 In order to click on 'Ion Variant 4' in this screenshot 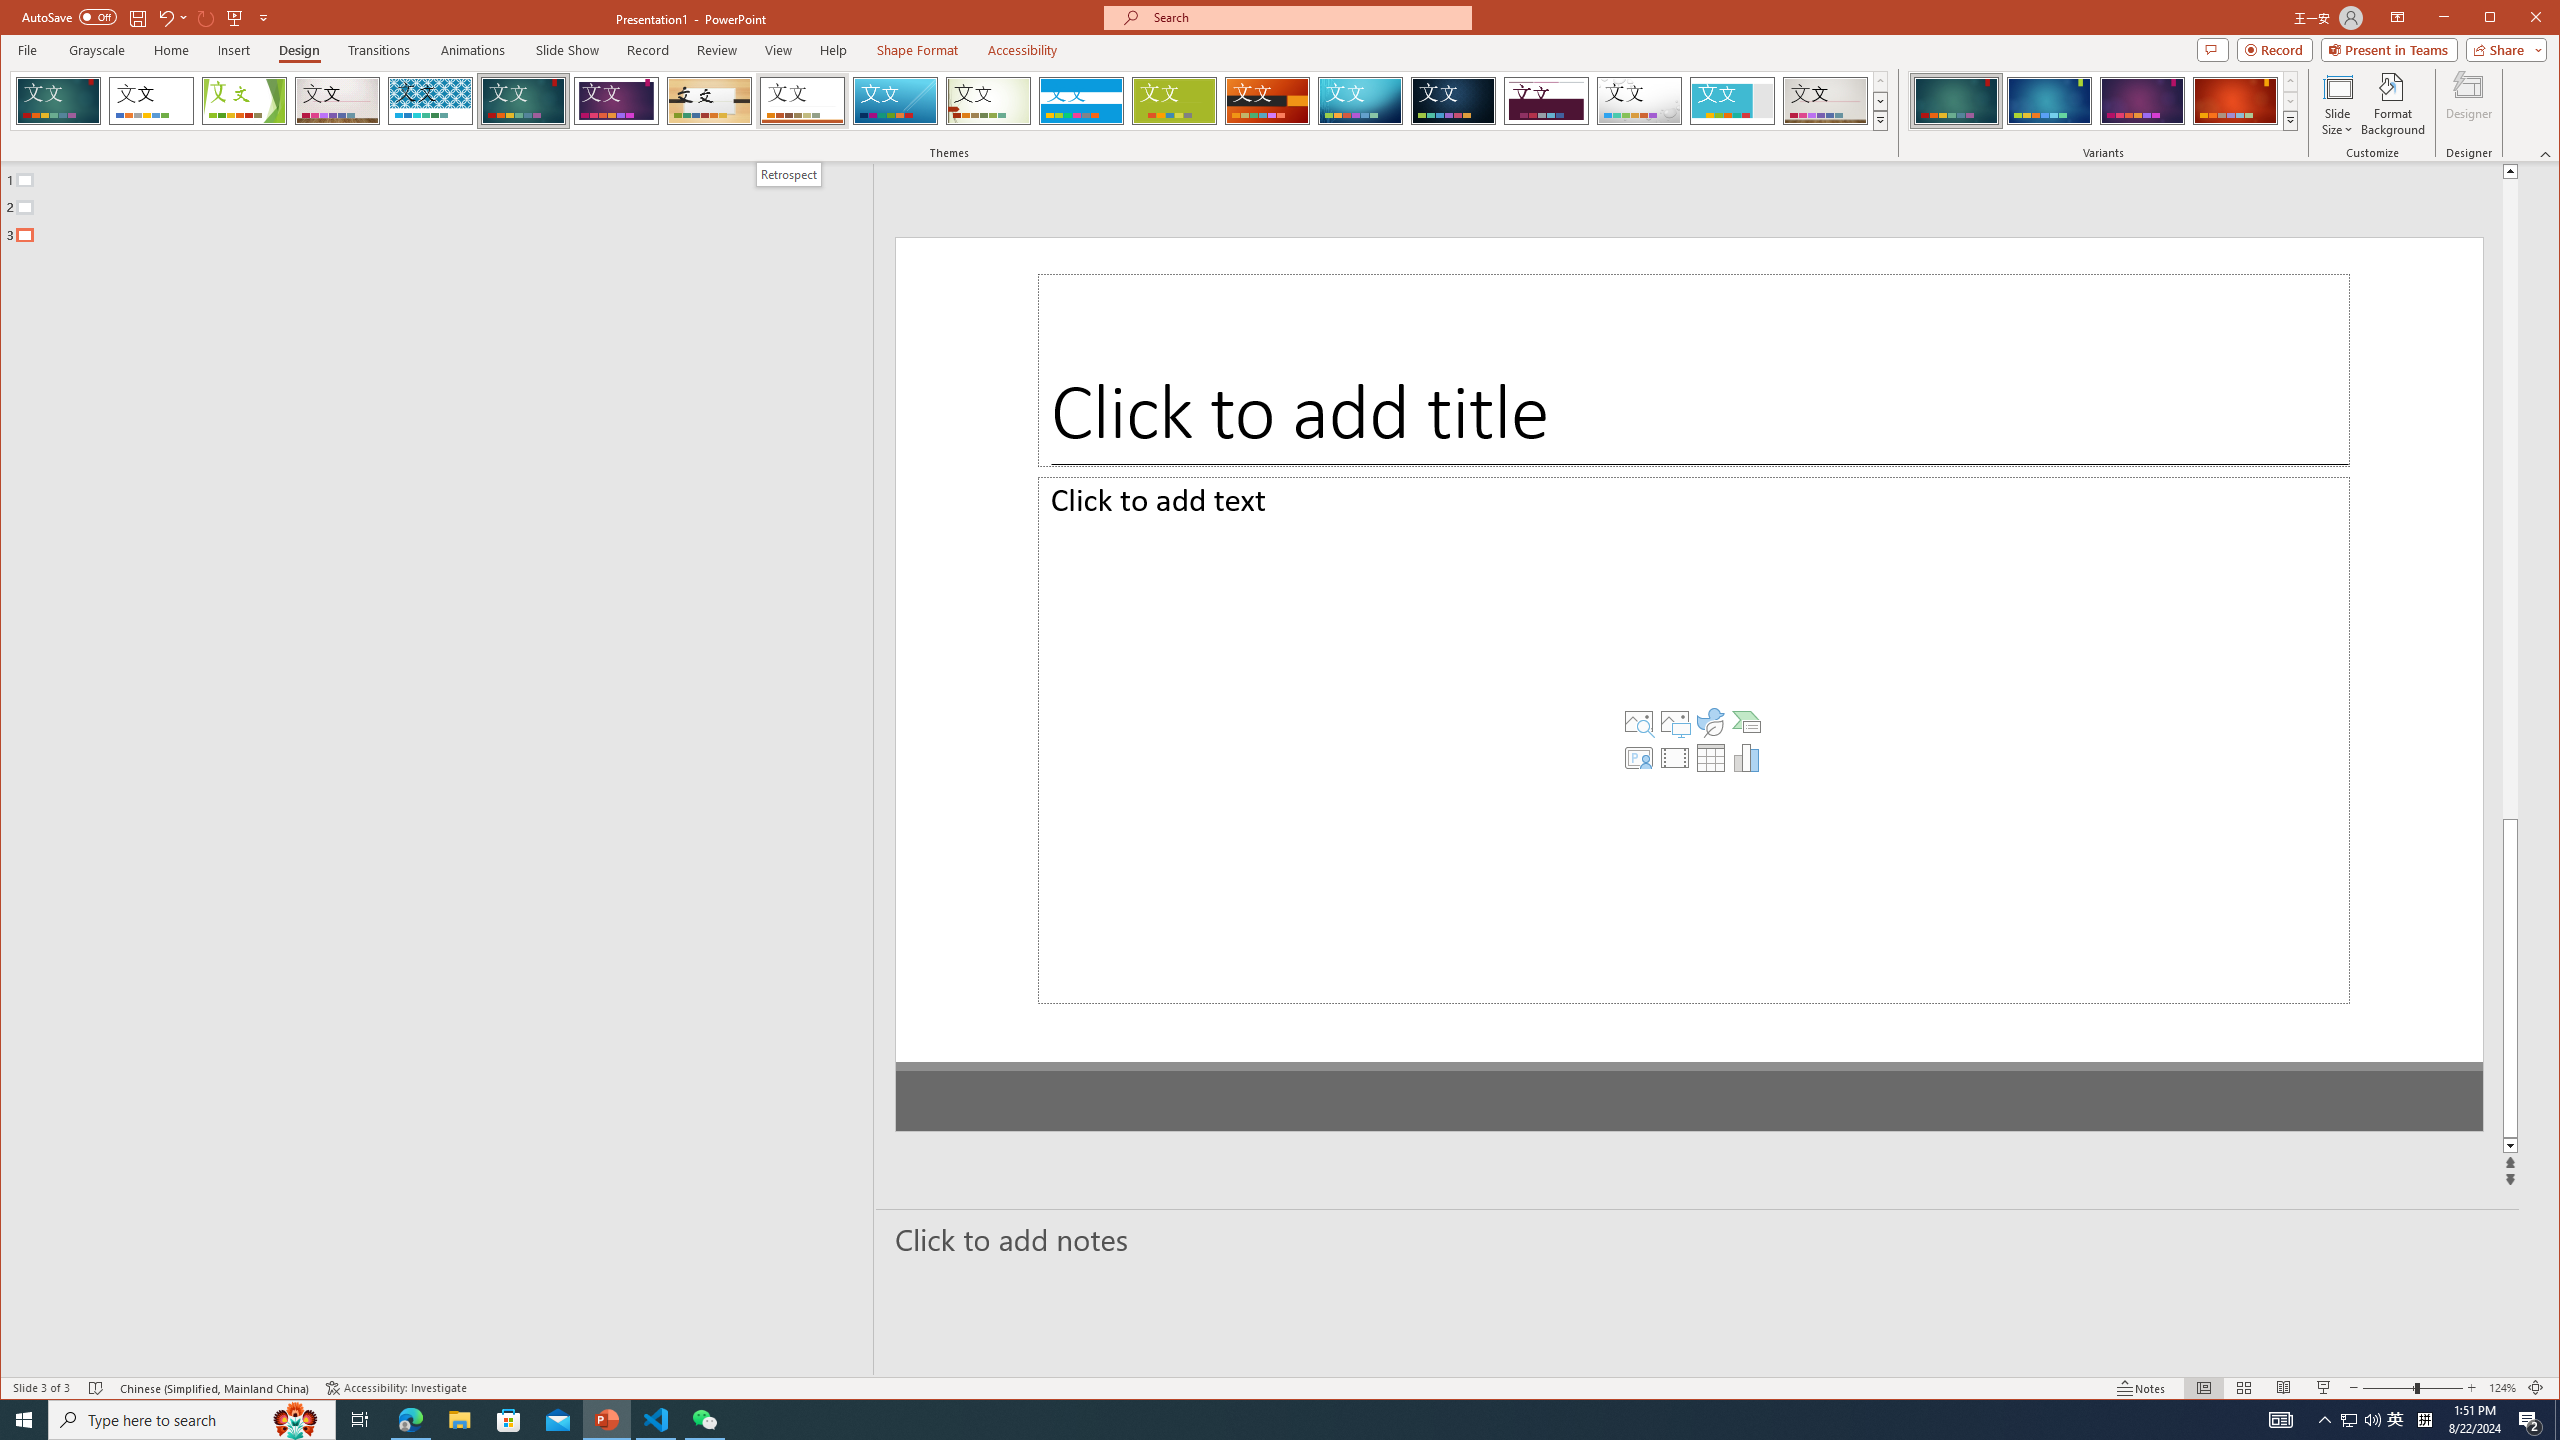, I will do `click(2233, 100)`.